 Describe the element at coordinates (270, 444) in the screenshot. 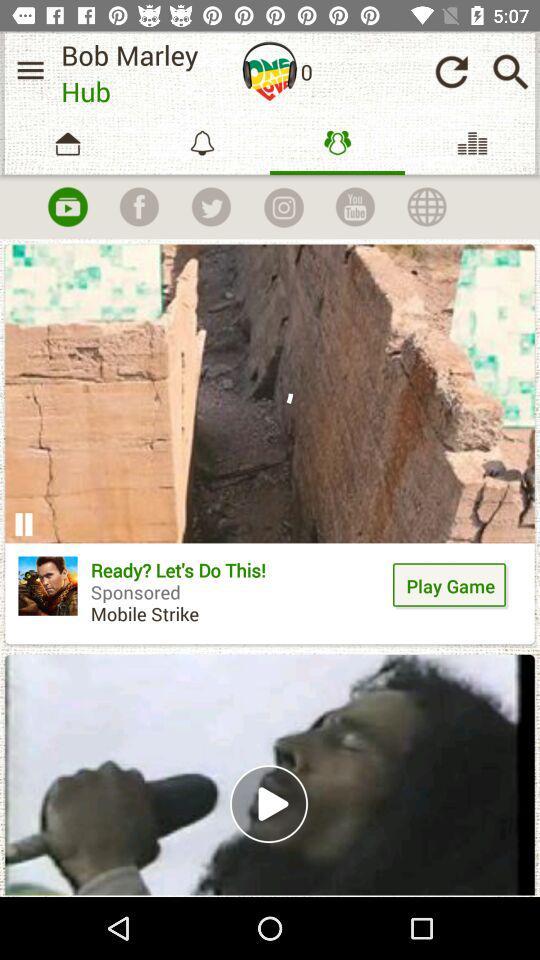

I see `the first video` at that location.